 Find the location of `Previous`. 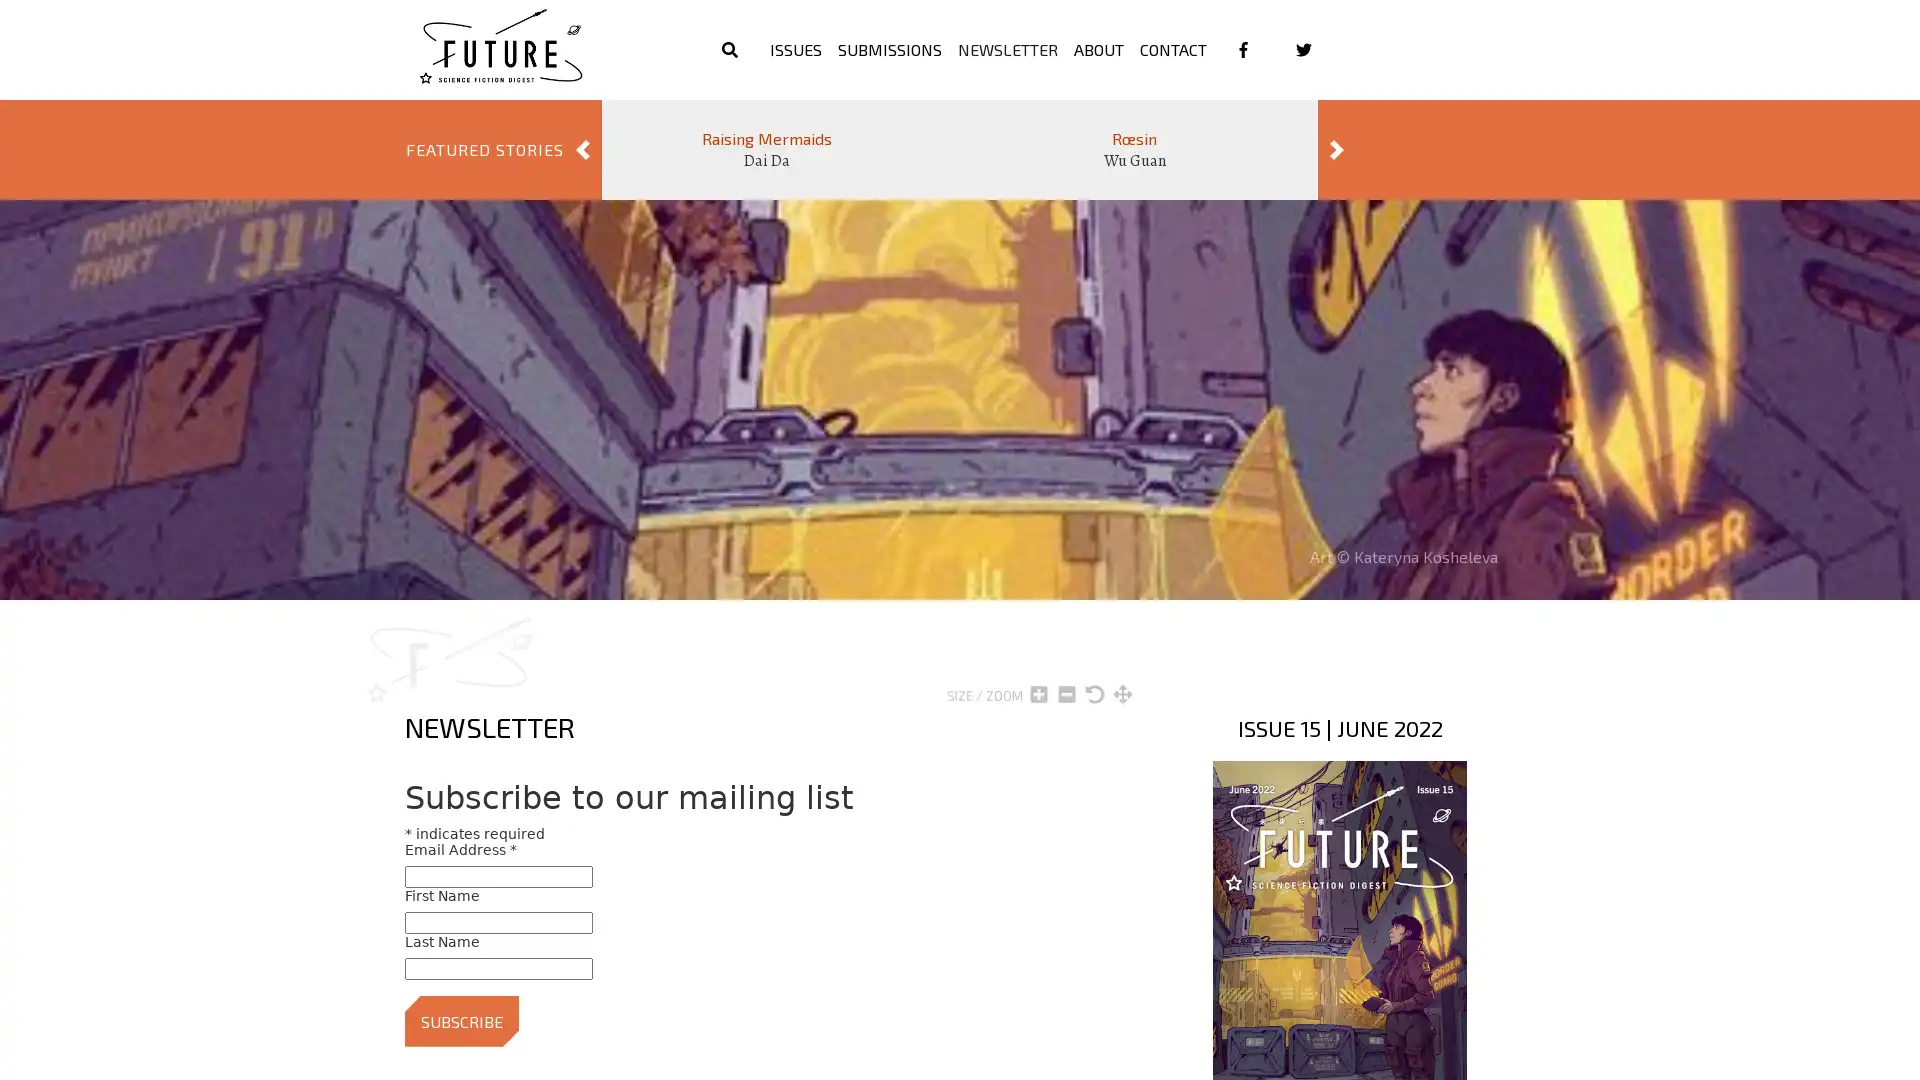

Previous is located at coordinates (581, 149).